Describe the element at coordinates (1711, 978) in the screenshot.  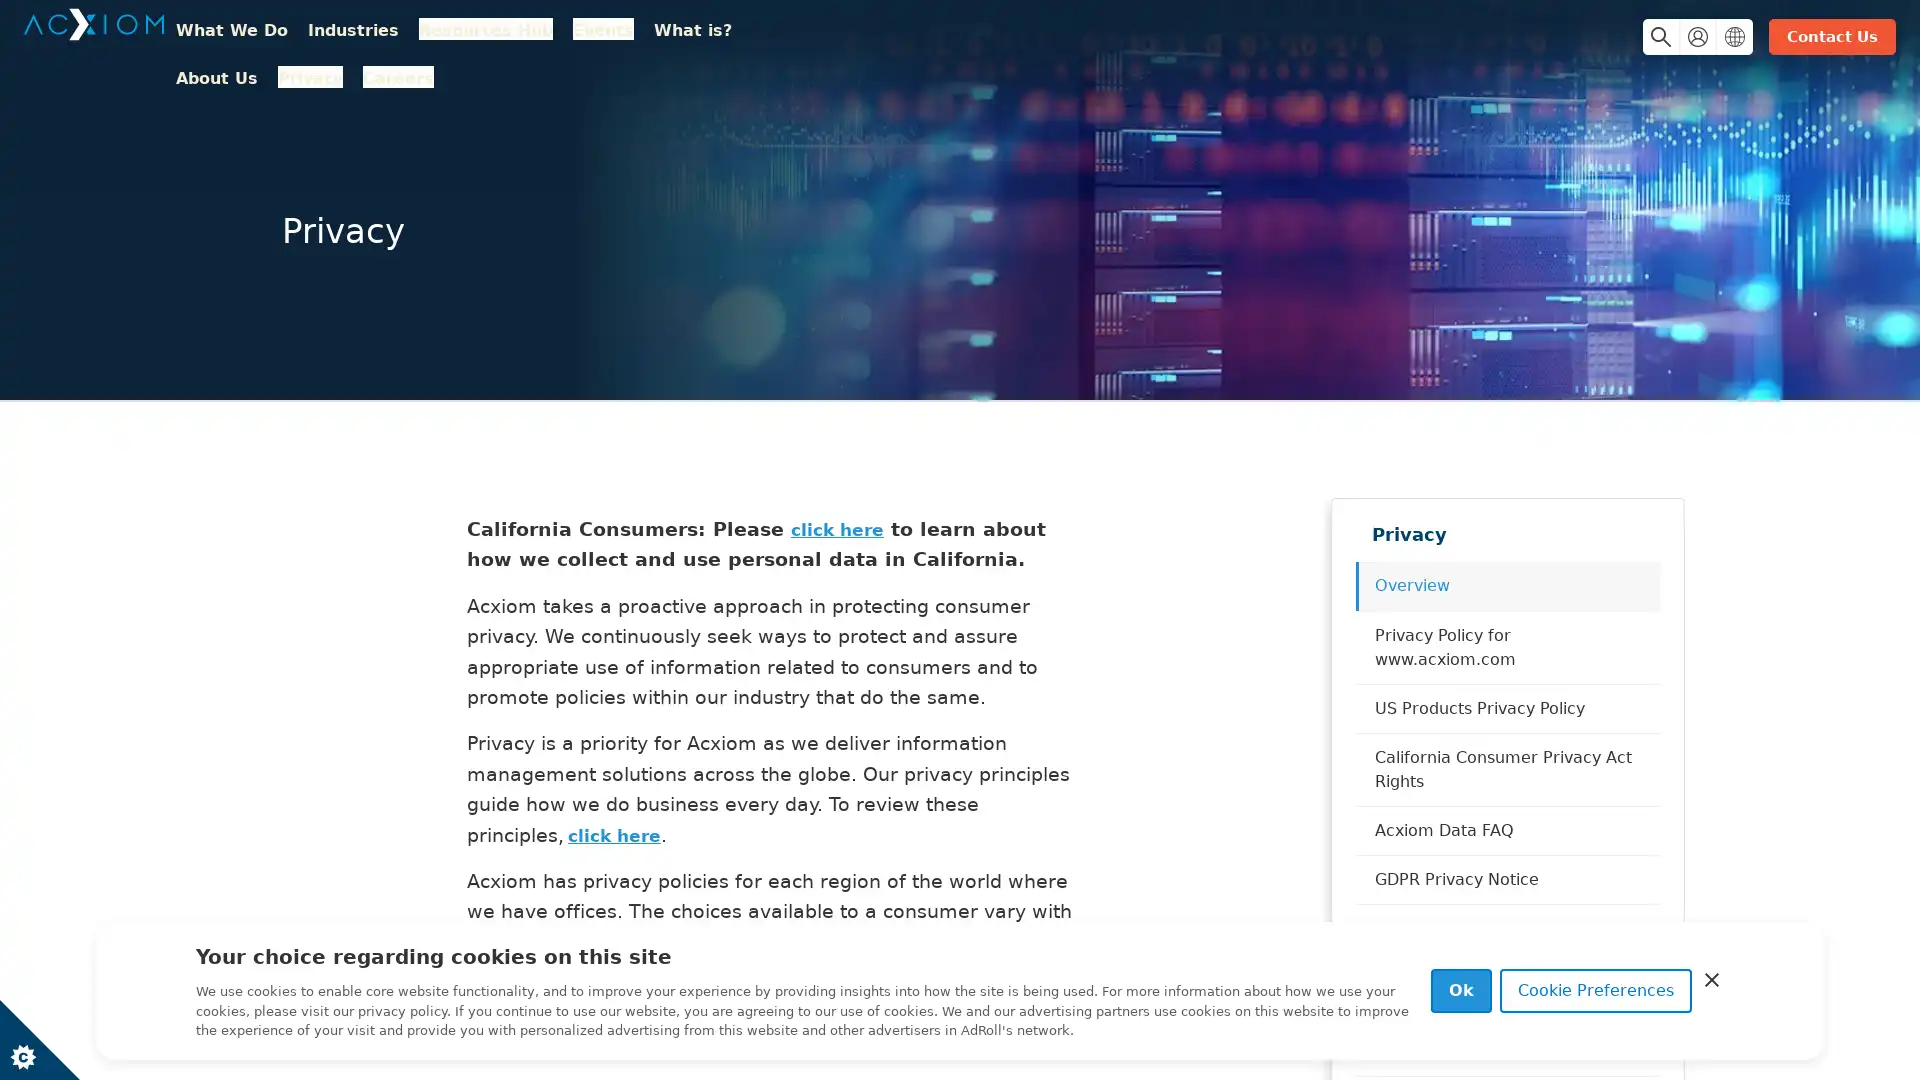
I see `Close` at that location.